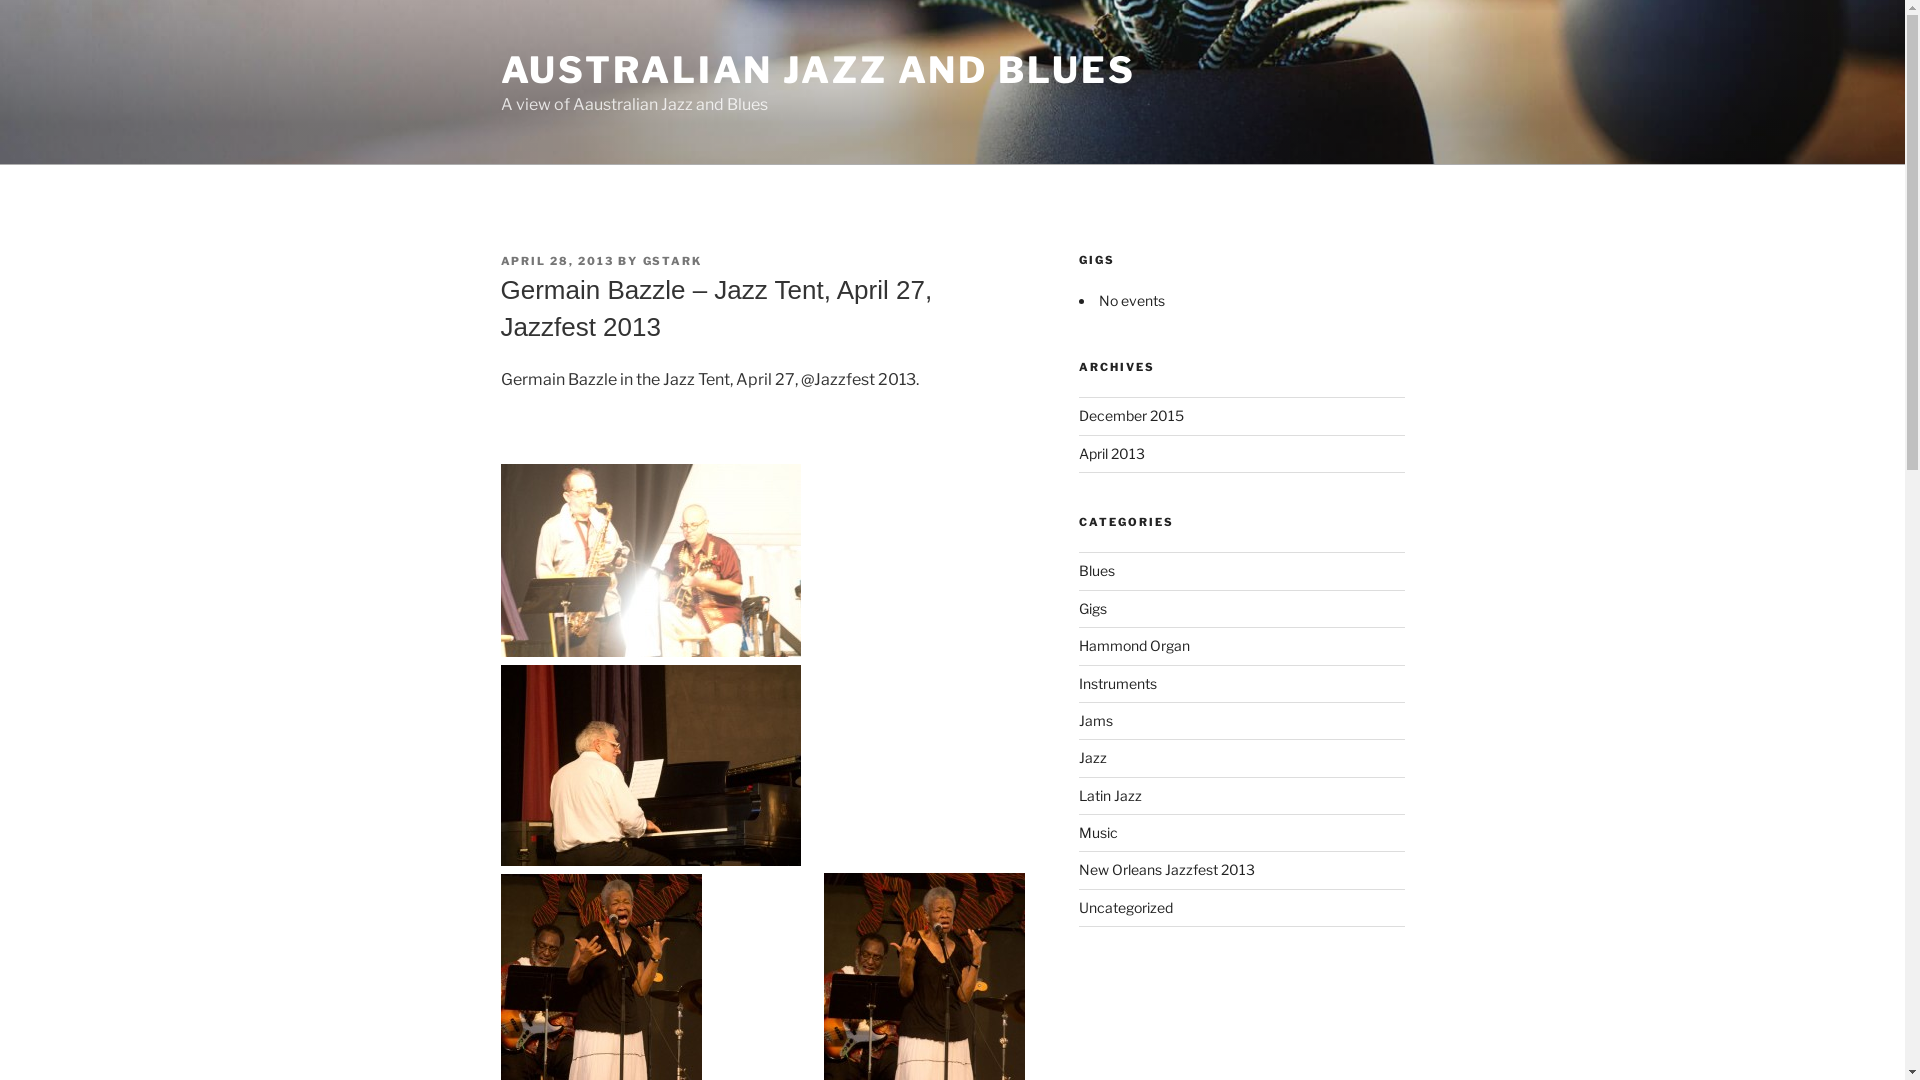  What do you see at coordinates (556, 260) in the screenshot?
I see `'APRIL 28, 2013'` at bounding box center [556, 260].